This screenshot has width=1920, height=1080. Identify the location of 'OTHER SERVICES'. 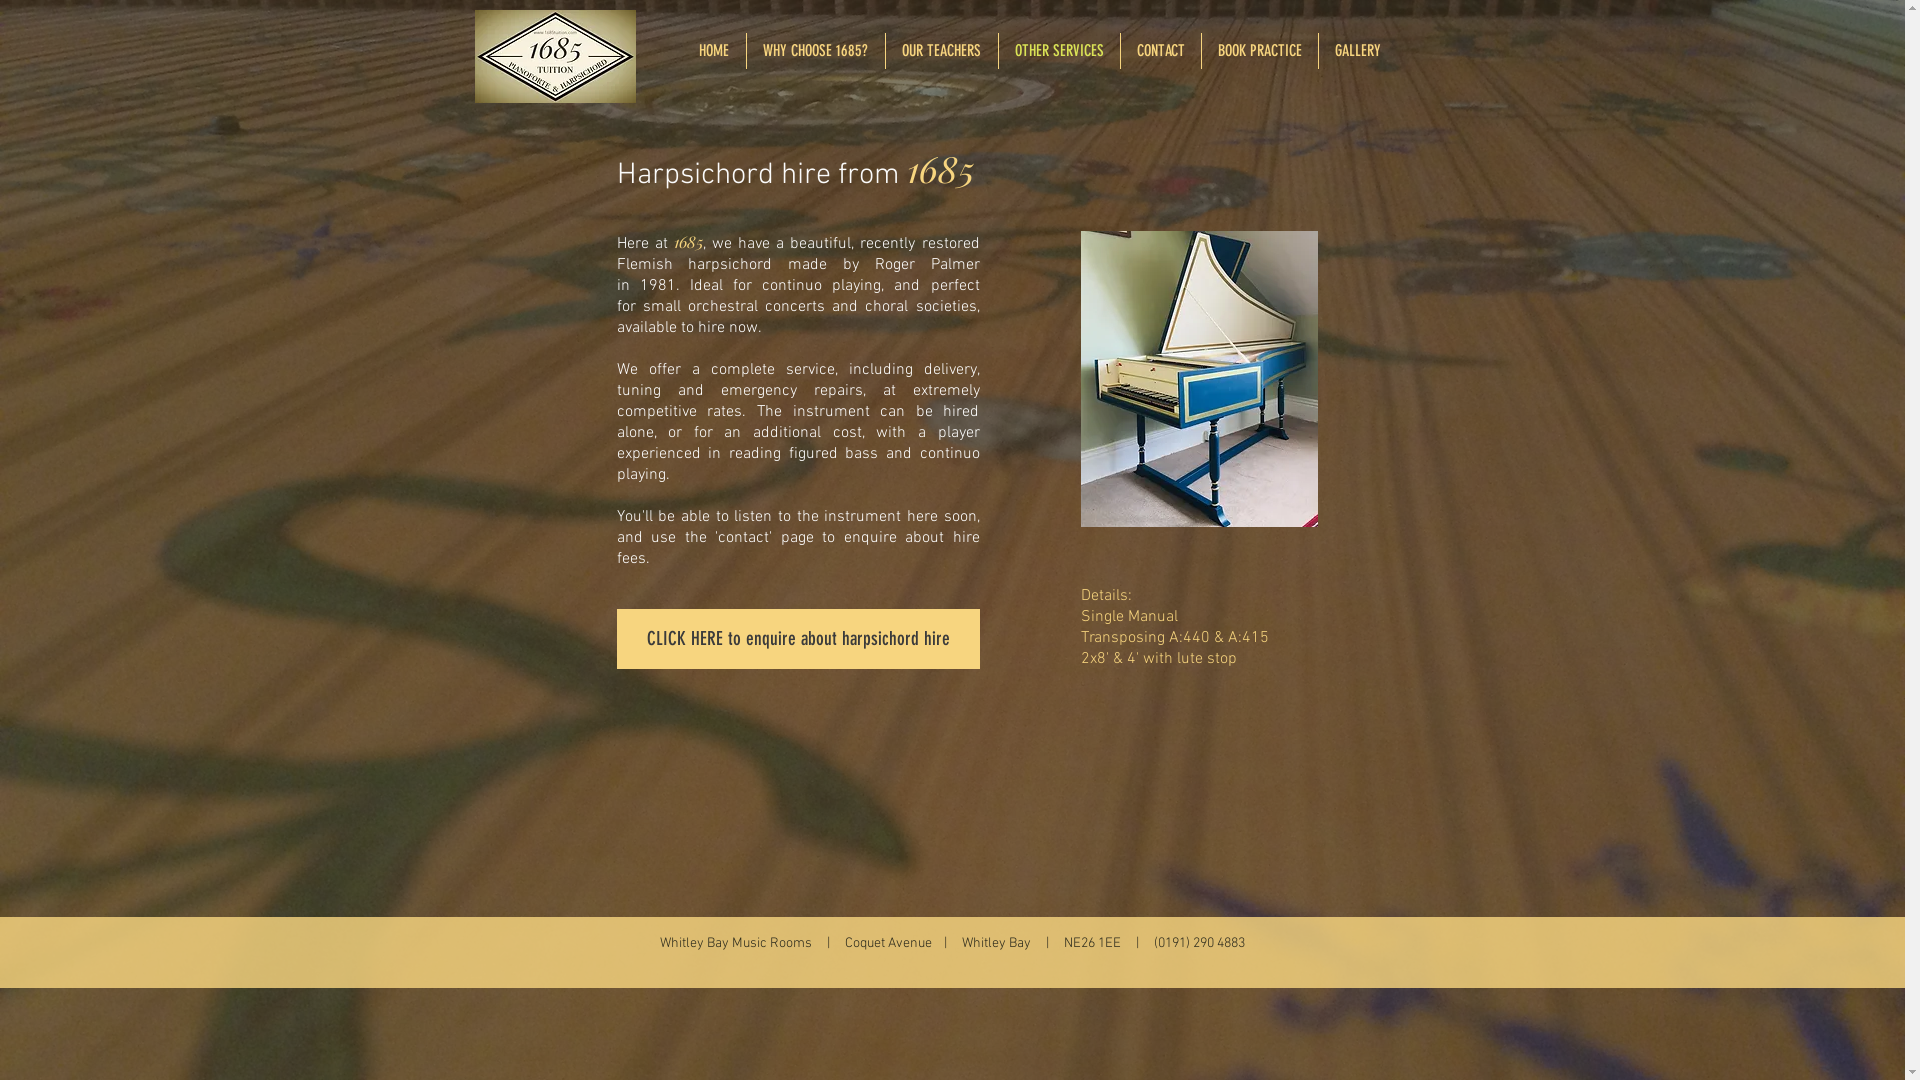
(1057, 49).